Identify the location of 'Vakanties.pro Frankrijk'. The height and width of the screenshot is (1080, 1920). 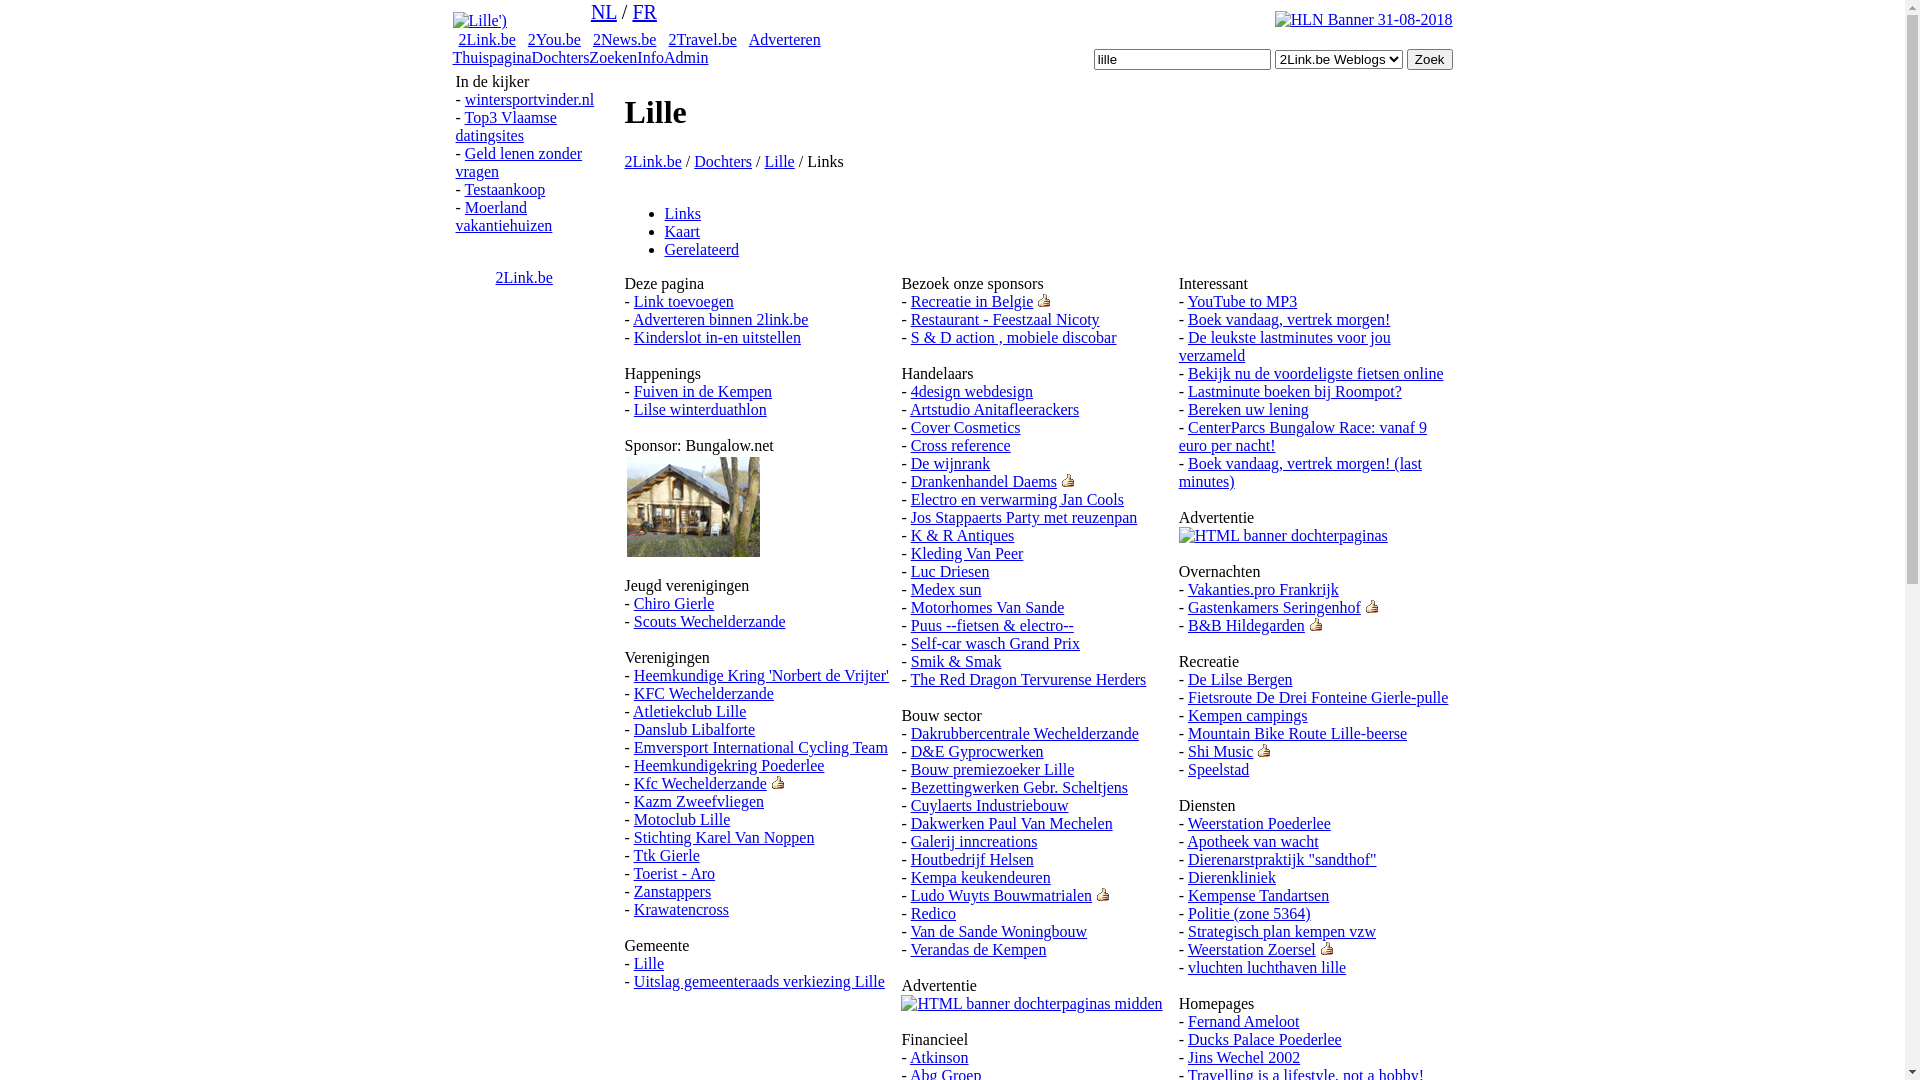
(1262, 588).